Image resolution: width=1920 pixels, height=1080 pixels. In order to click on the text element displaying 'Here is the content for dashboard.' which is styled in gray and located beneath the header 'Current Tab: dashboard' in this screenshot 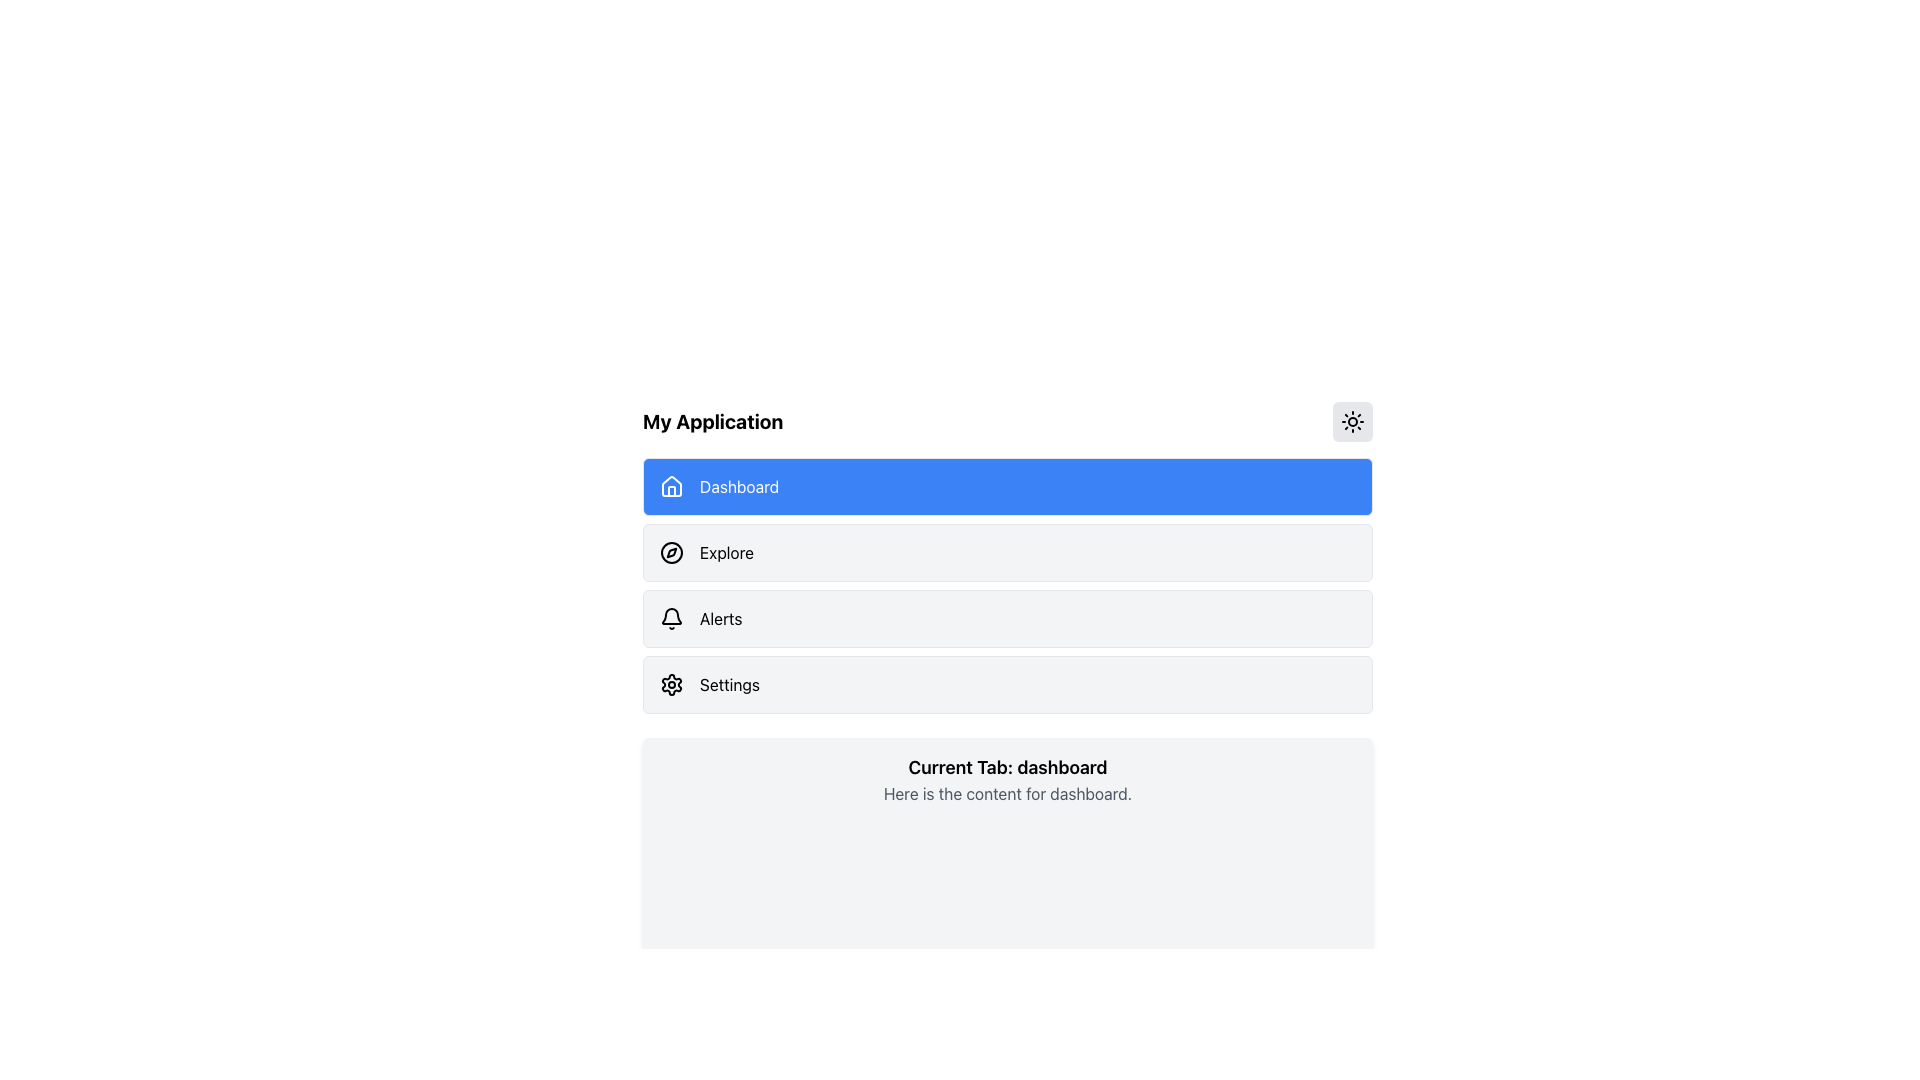, I will do `click(1008, 793)`.